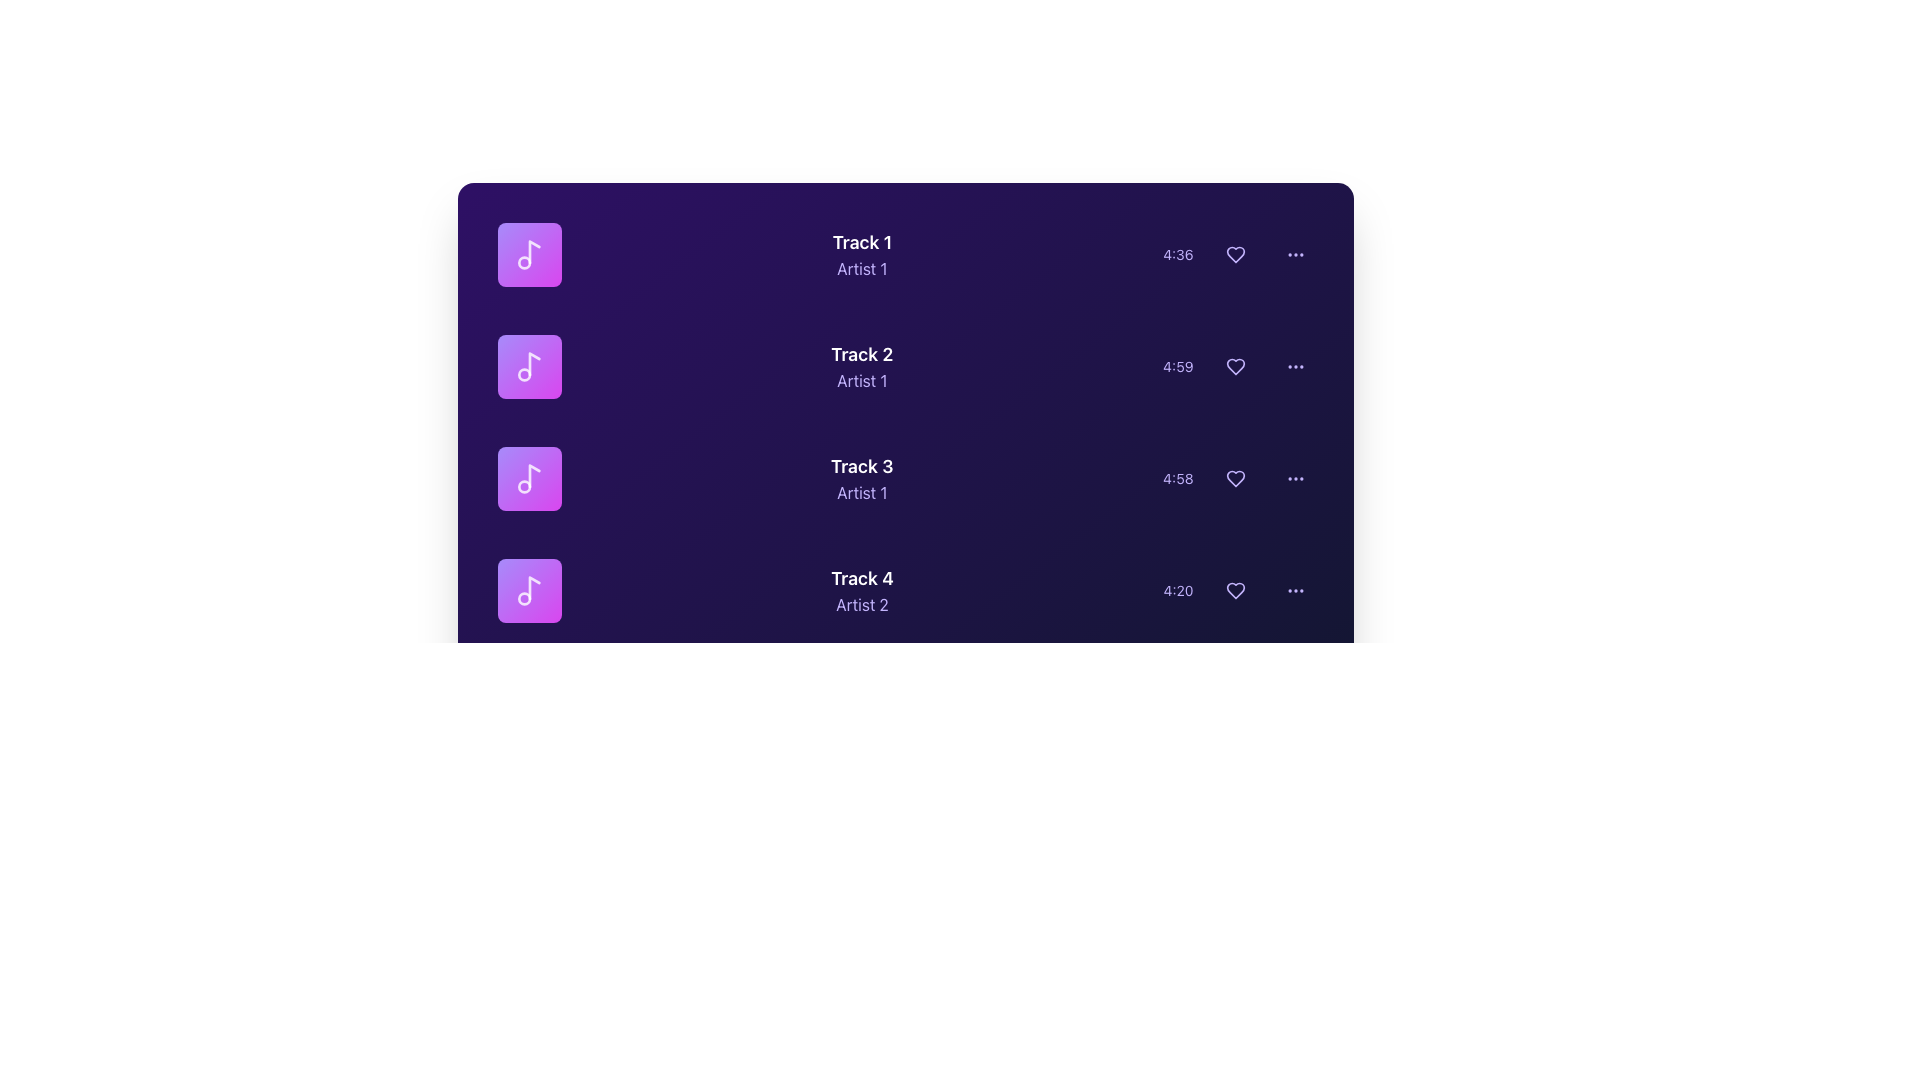 This screenshot has width=1920, height=1080. Describe the element at coordinates (1237, 253) in the screenshot. I see `the heart icon, which is the second element in the sequence representing 'Track 1 - Artist 1'` at that location.